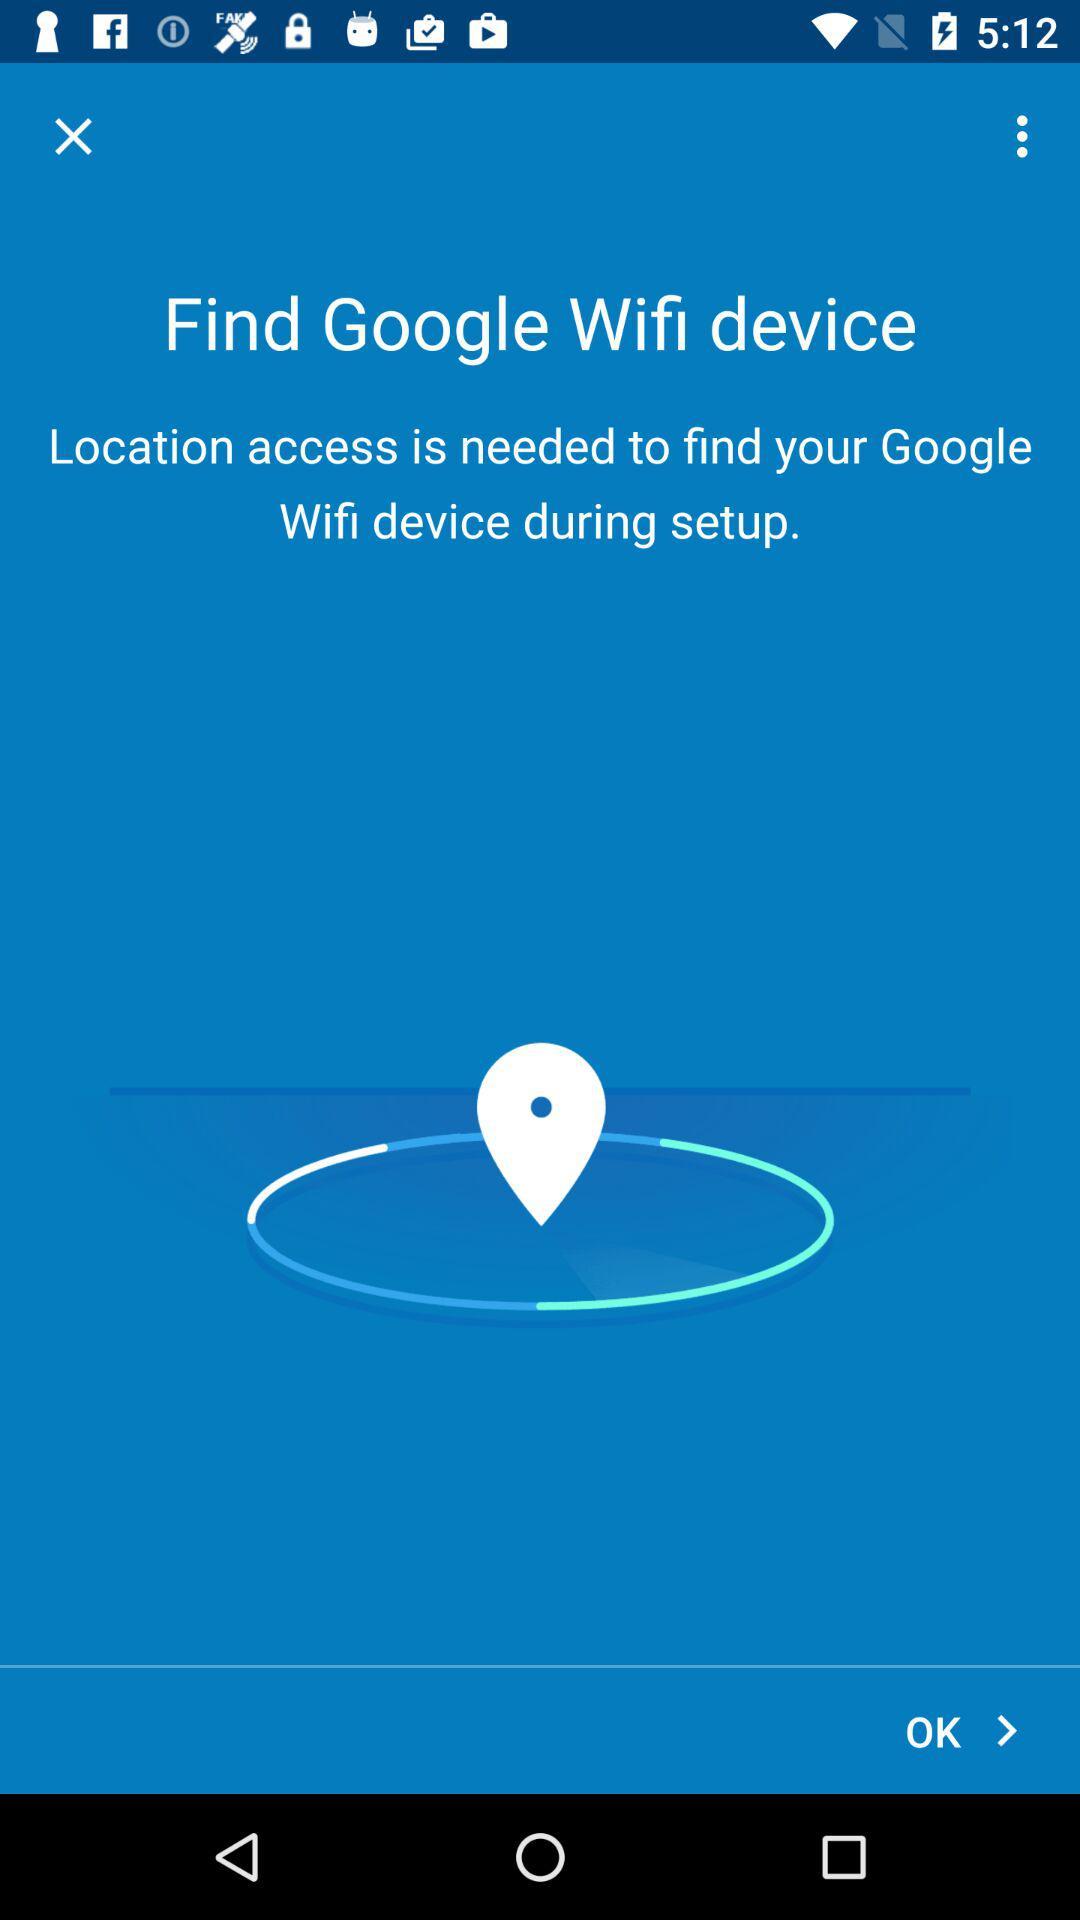 The width and height of the screenshot is (1080, 1920). Describe the element at coordinates (1027, 135) in the screenshot. I see `the icon above the location access is icon` at that location.